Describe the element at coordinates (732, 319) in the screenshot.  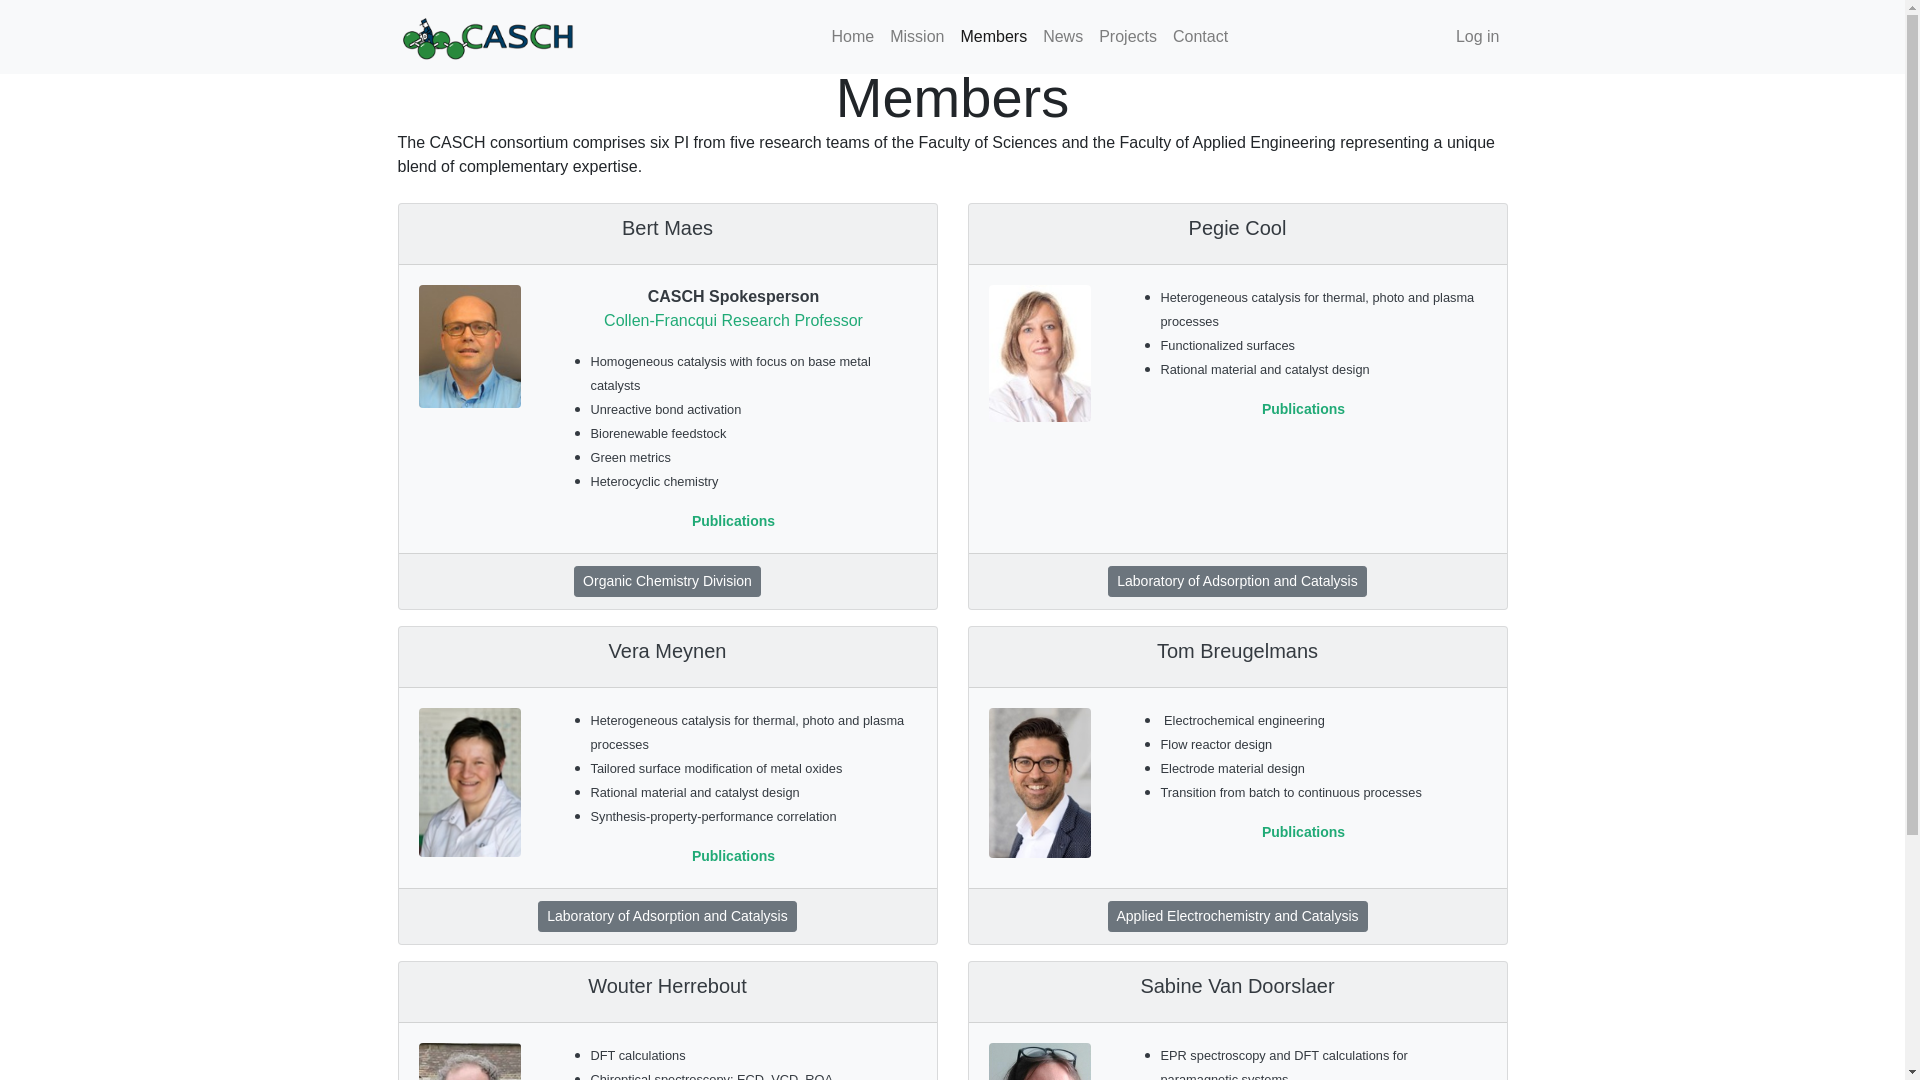
I see `'Collen-Francqui Research Professor'` at that location.